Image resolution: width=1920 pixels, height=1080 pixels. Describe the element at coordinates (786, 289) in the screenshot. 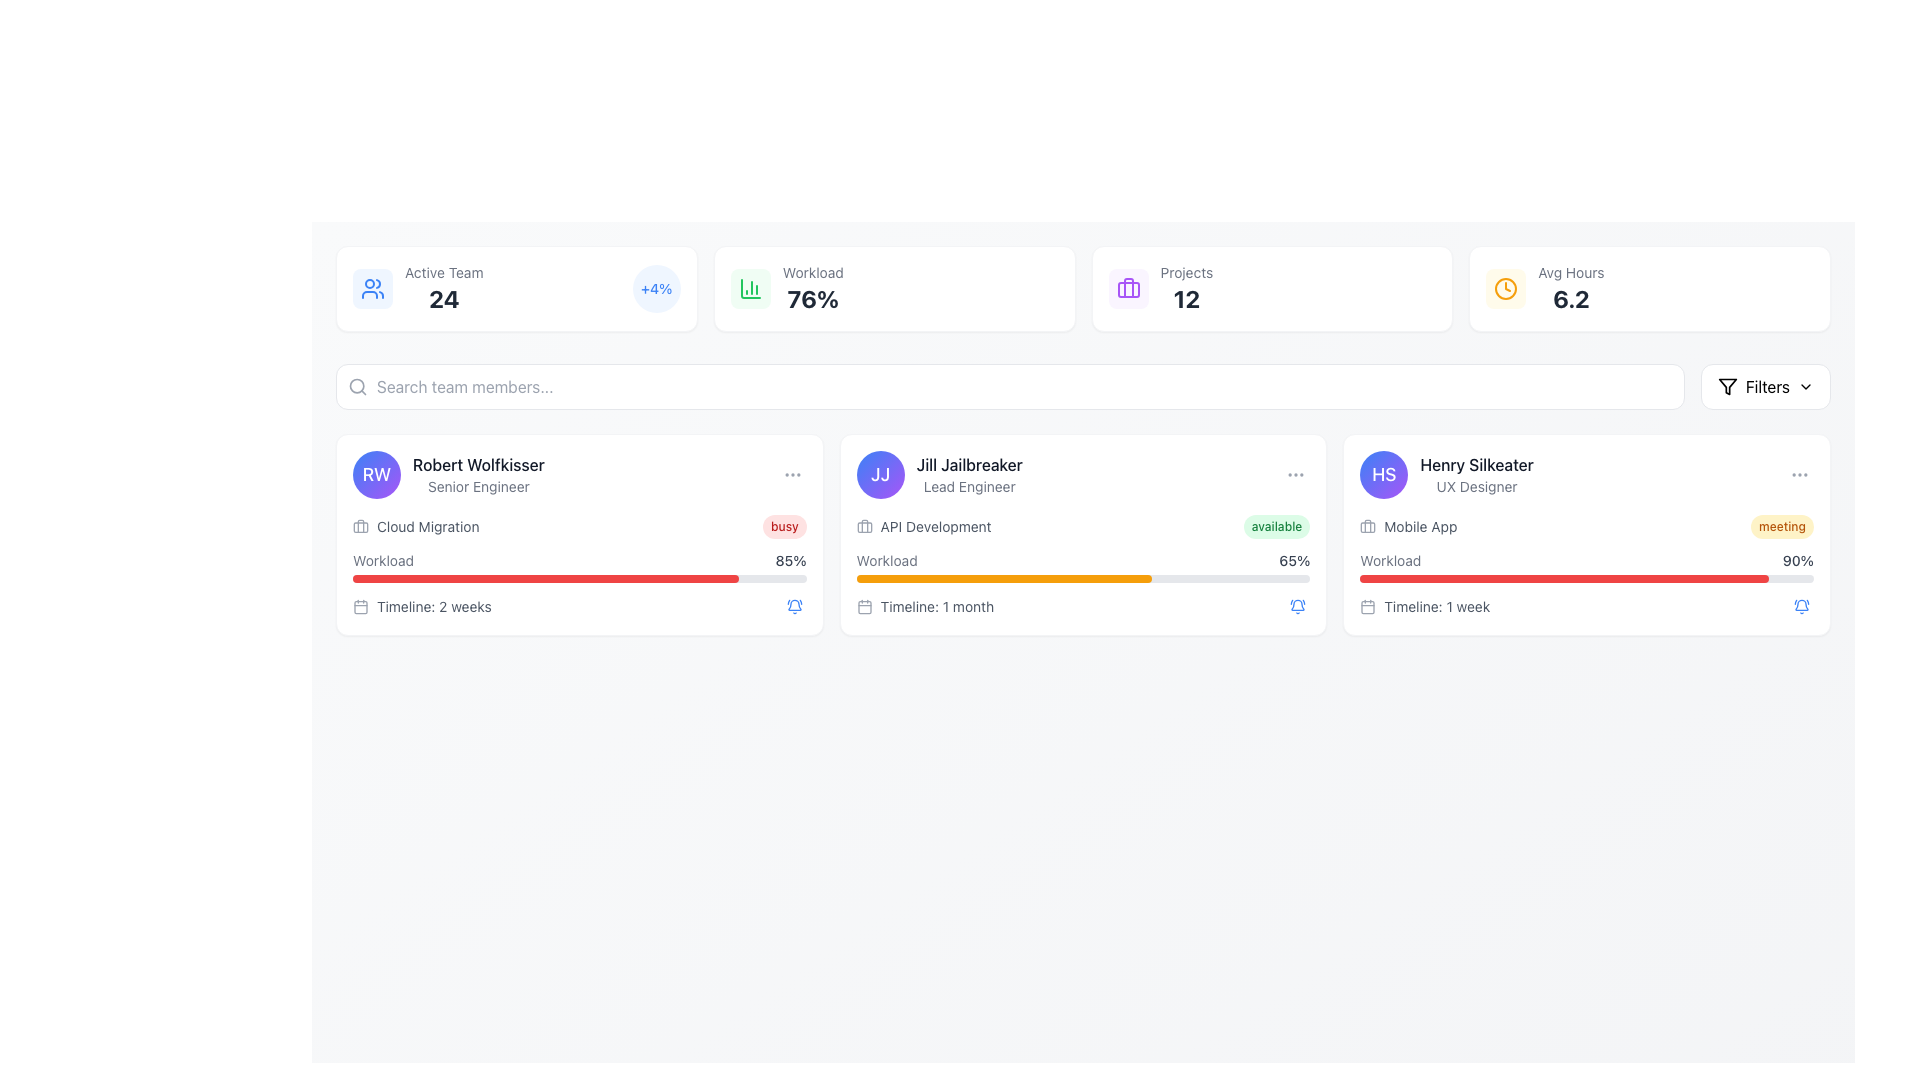

I see `the Informational summary module that displays the current workload status of 76%, located between the 'Active Team' and 'Projects' summary boxes` at that location.